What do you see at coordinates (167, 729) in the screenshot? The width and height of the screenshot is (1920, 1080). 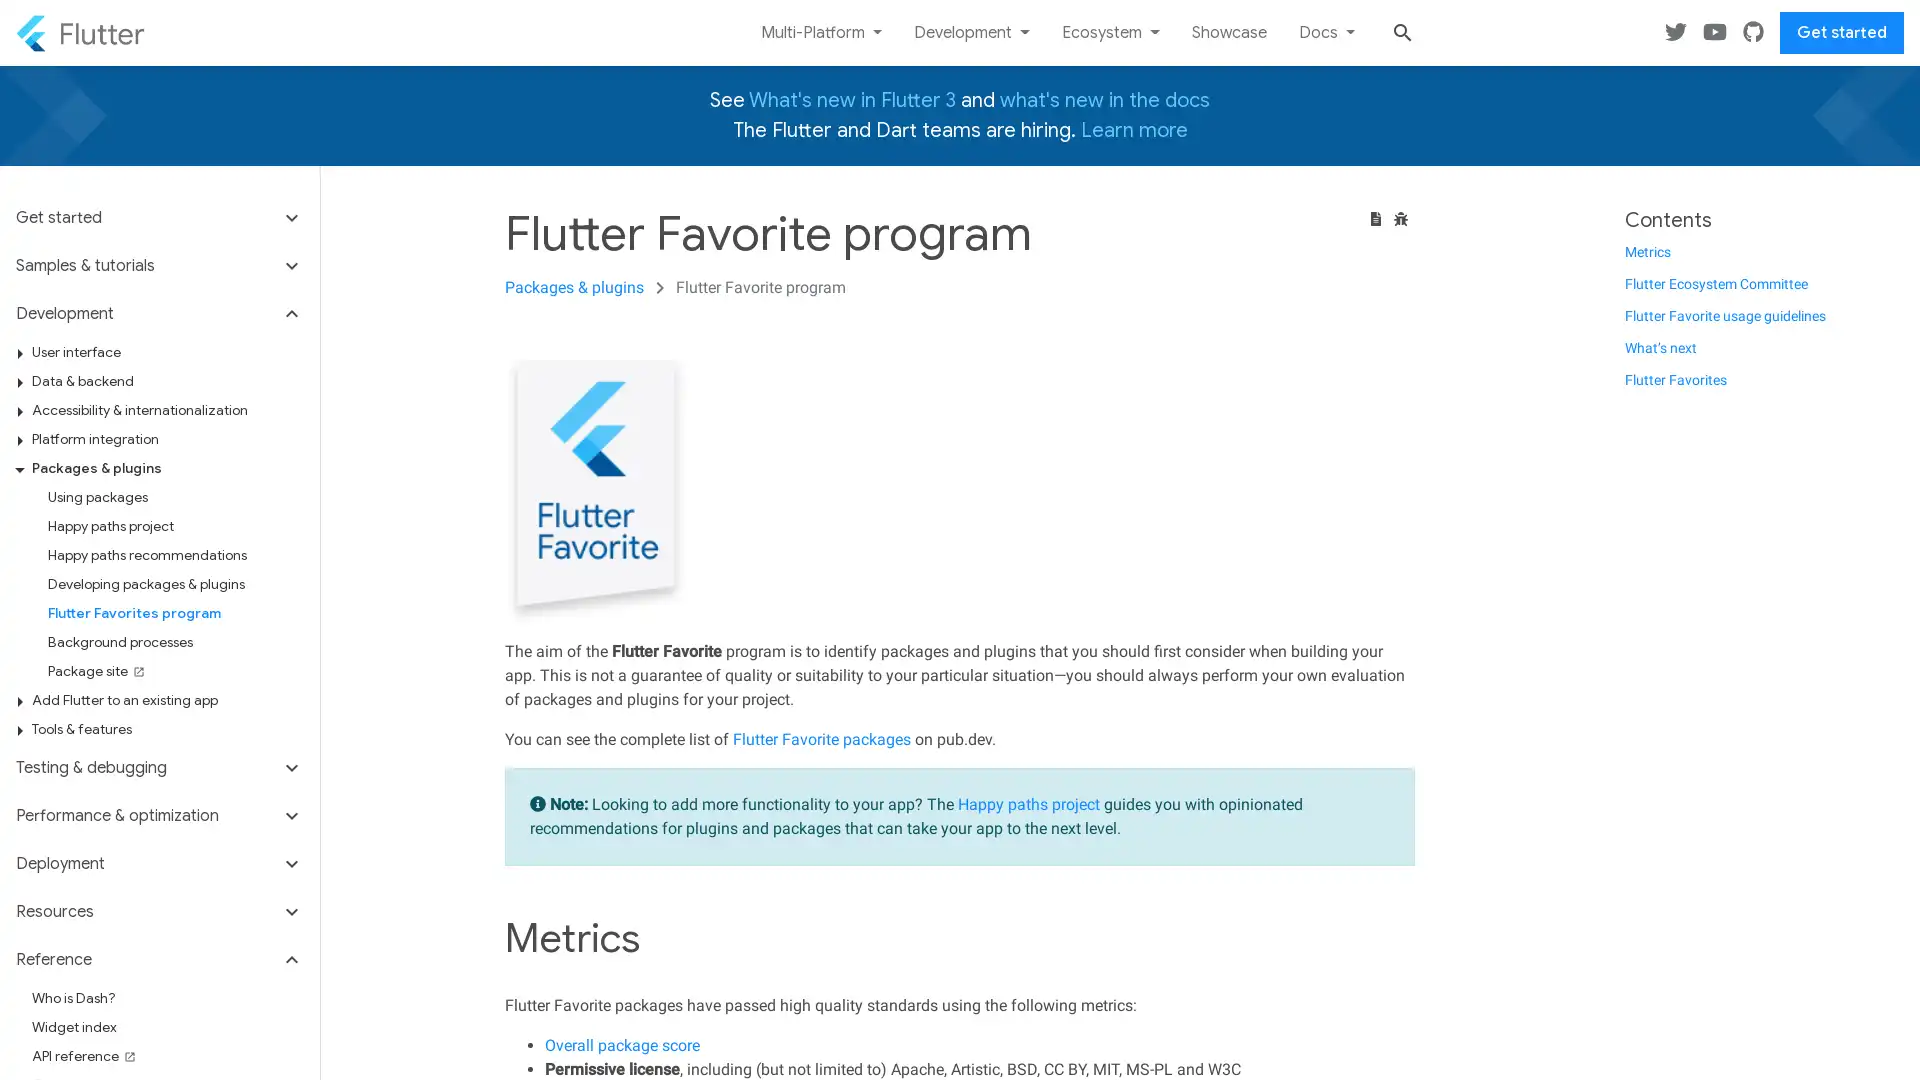 I see `arrow_drop_down Tools & features` at bounding box center [167, 729].